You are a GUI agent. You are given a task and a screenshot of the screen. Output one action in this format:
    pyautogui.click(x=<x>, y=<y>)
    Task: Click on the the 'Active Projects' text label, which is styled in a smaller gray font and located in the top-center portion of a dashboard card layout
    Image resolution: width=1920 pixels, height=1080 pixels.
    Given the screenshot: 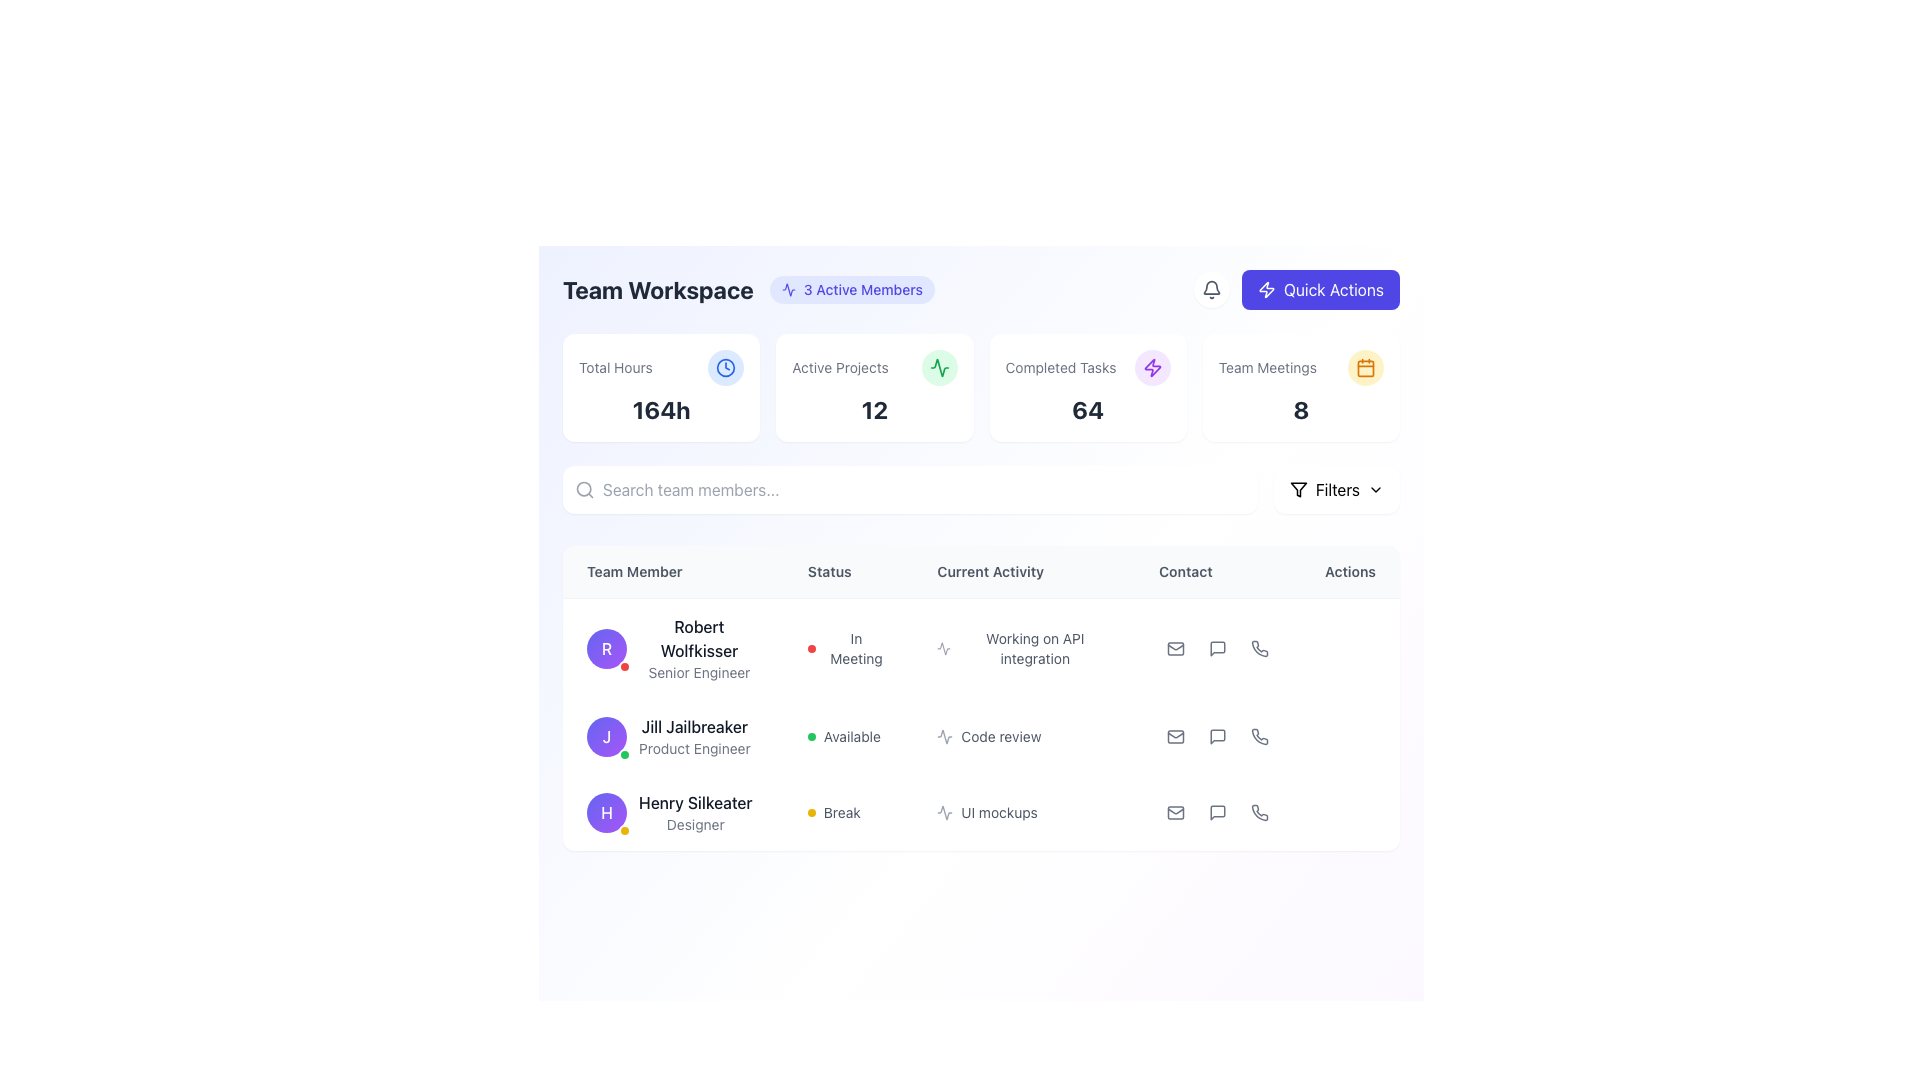 What is the action you would take?
    pyautogui.click(x=874, y=367)
    